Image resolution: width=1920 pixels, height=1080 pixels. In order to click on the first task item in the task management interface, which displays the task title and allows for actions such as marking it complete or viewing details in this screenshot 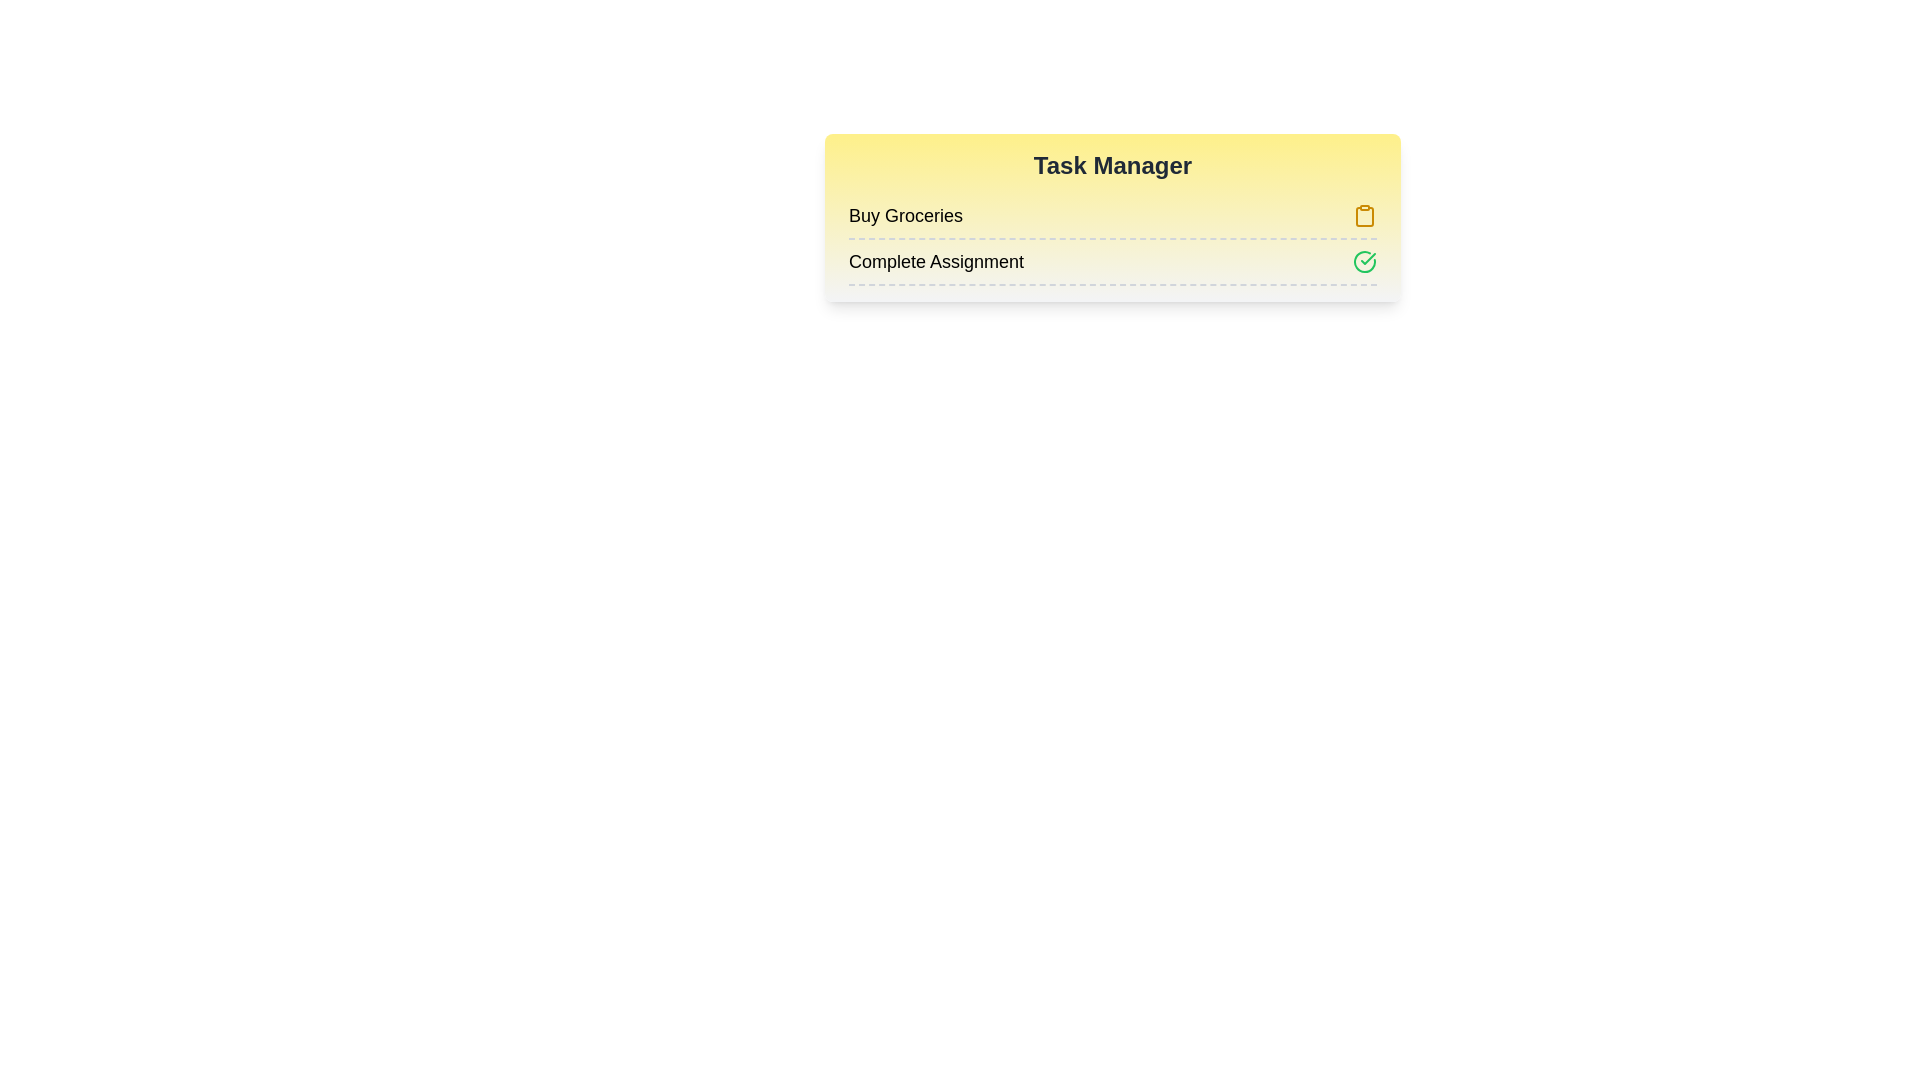, I will do `click(1112, 216)`.